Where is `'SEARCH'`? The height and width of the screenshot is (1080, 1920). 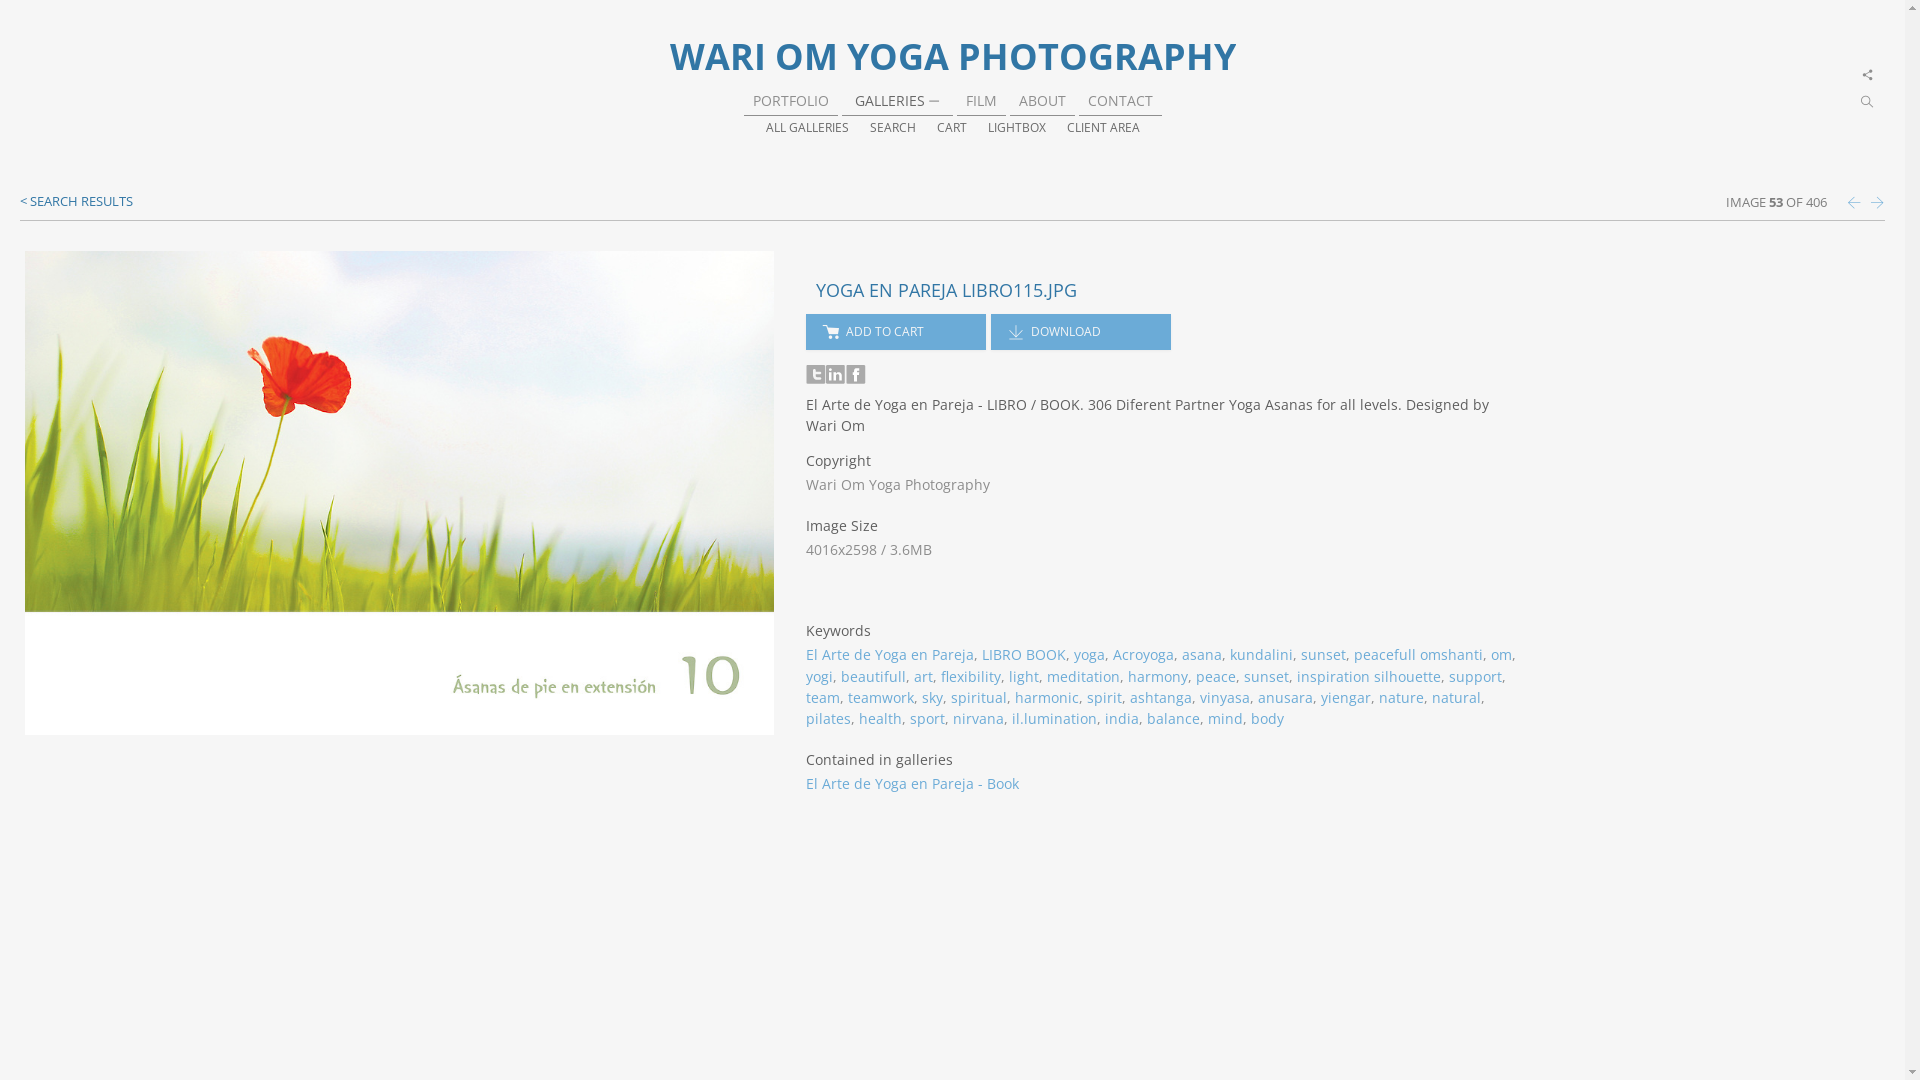 'SEARCH' is located at coordinates (891, 127).